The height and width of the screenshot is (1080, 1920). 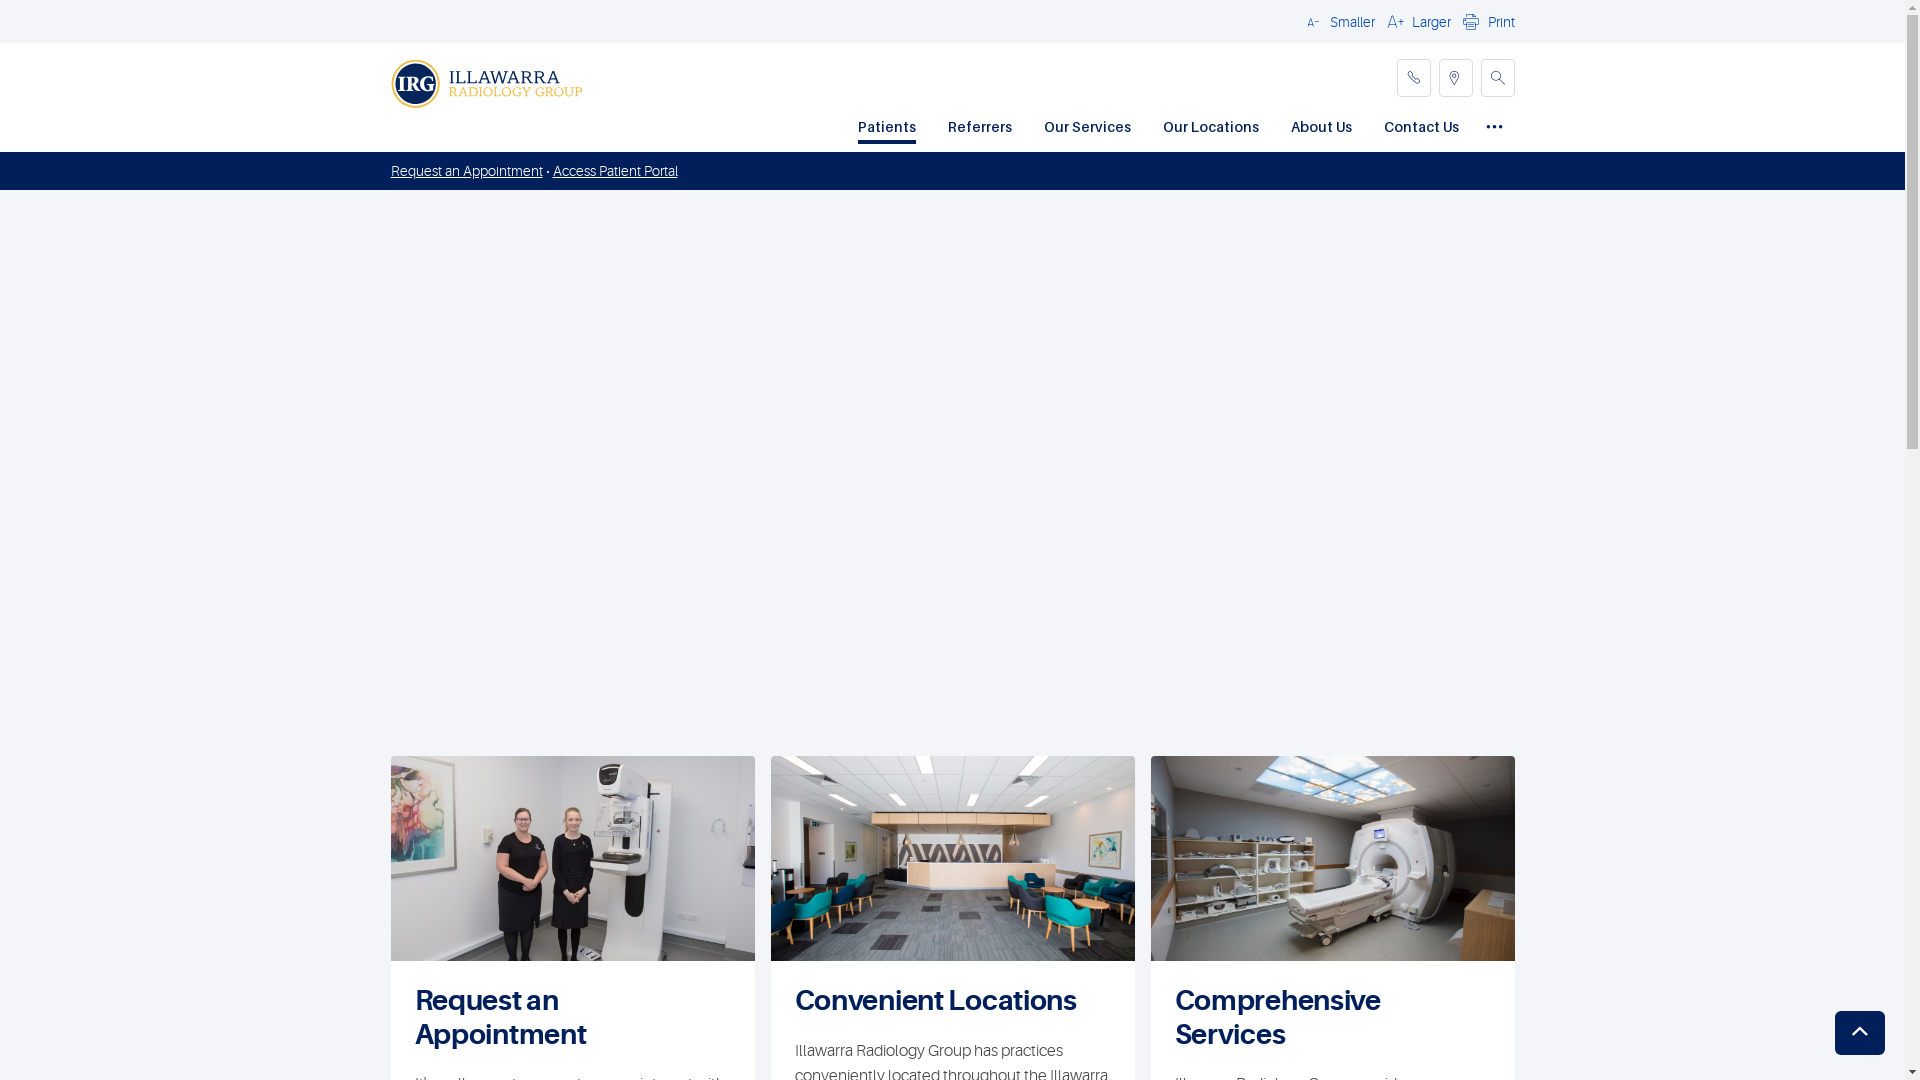 I want to click on 'Access Patient Portal', so click(x=613, y=169).